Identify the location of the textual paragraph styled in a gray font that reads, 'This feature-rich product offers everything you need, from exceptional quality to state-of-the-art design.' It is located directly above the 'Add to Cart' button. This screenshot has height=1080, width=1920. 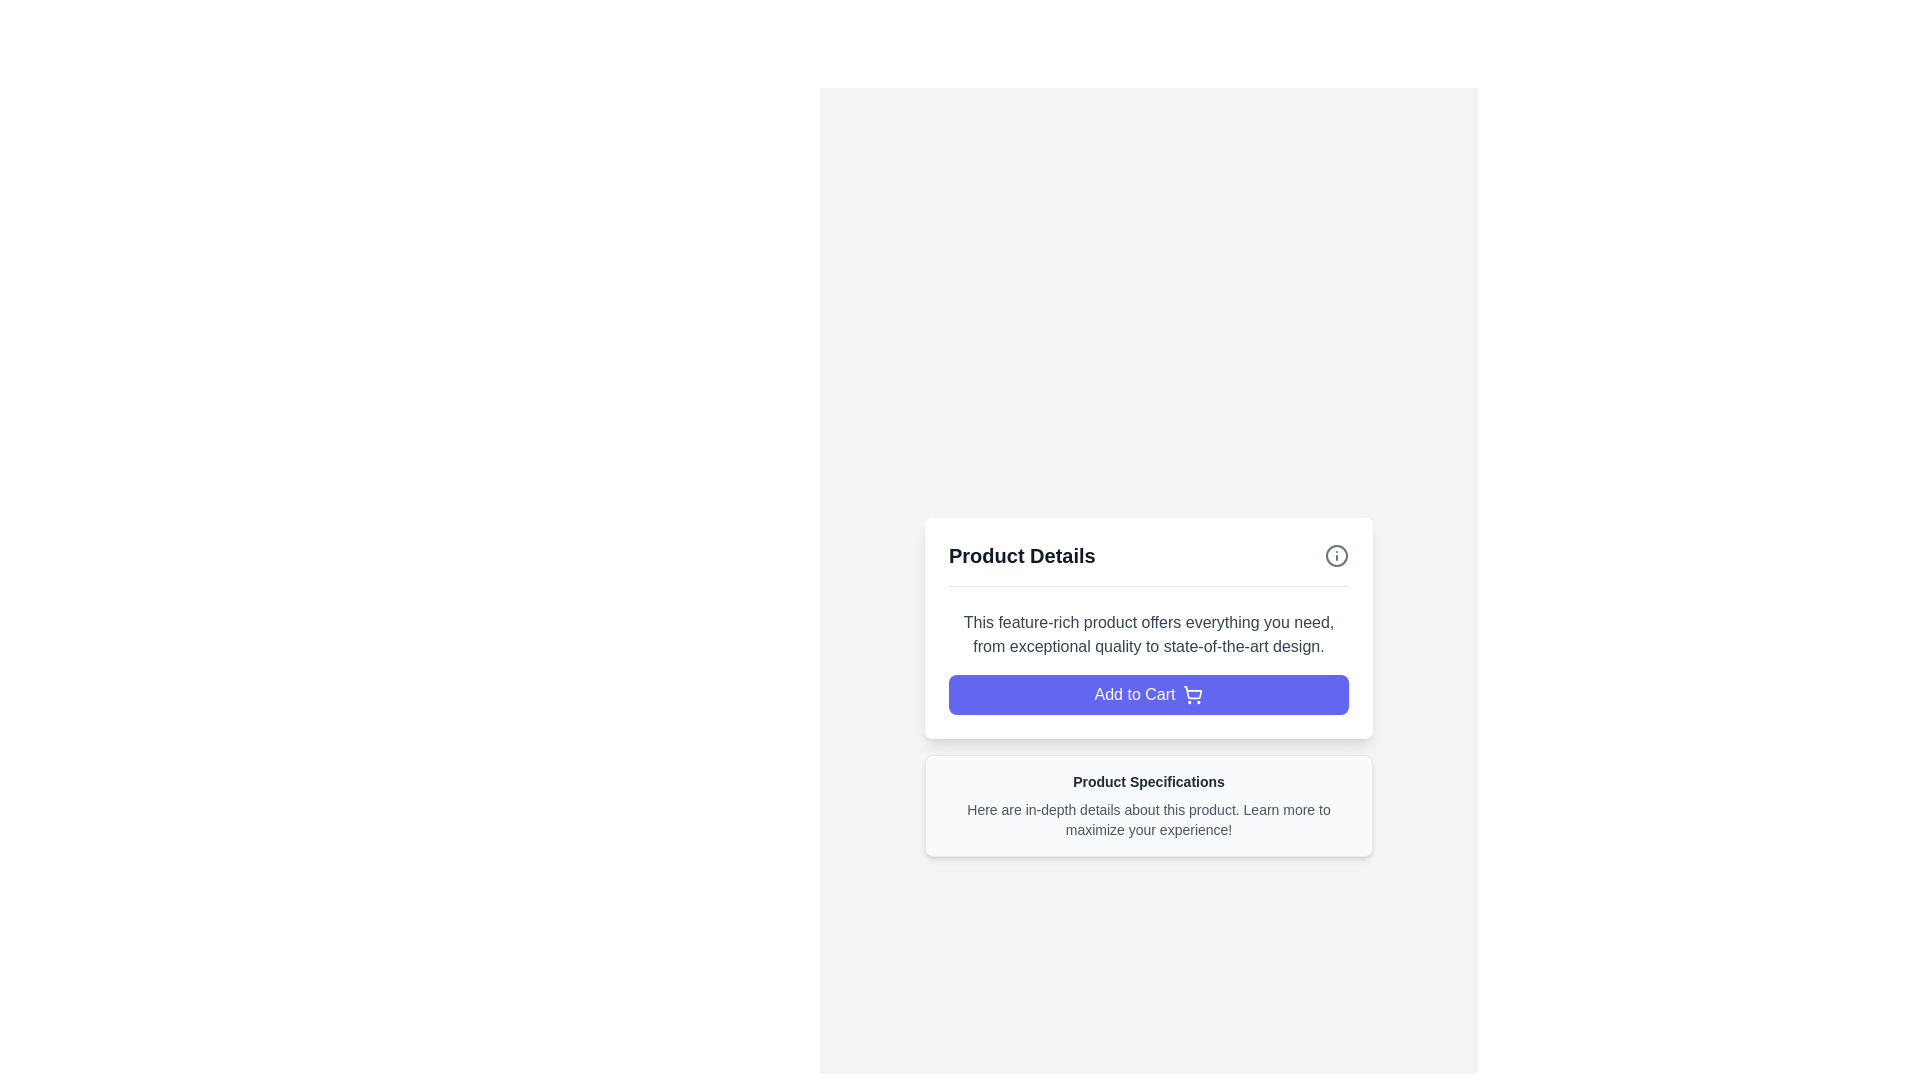
(1148, 634).